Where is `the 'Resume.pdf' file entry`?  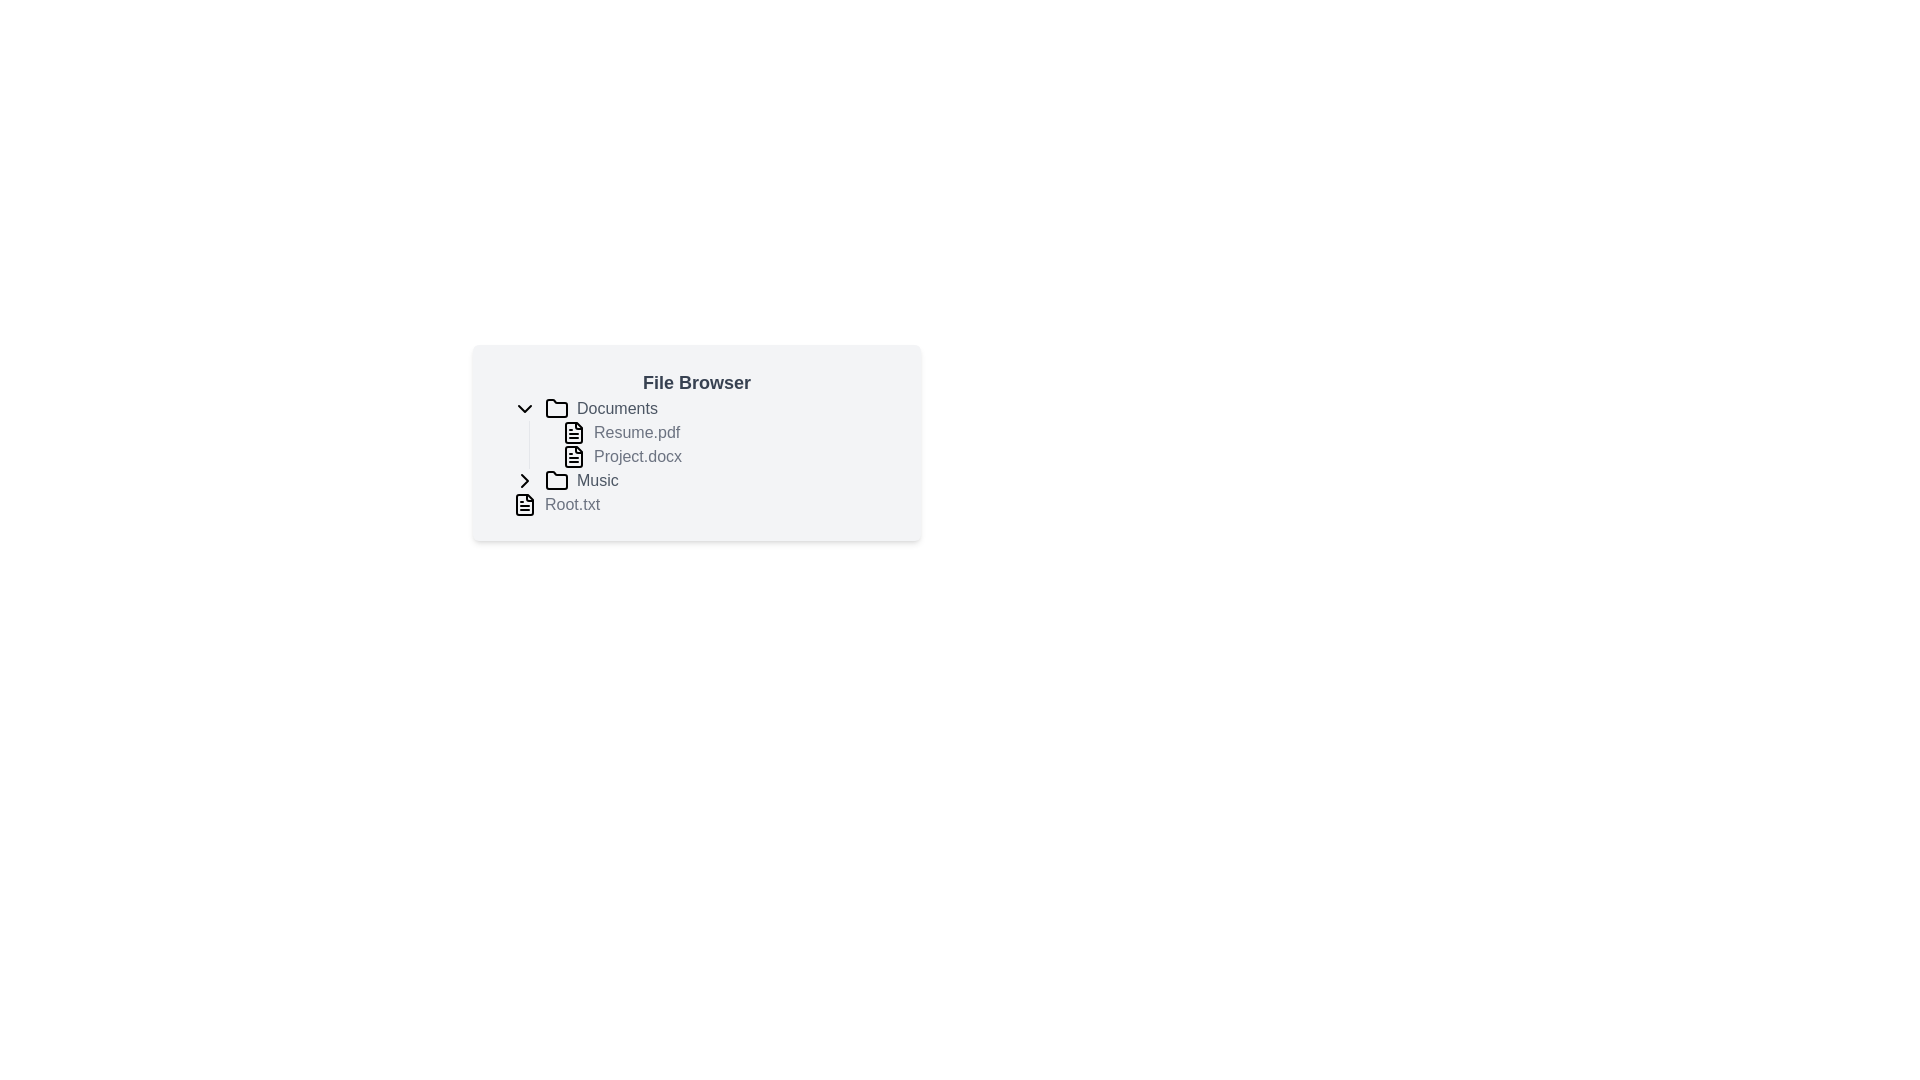
the 'Resume.pdf' file entry is located at coordinates (728, 431).